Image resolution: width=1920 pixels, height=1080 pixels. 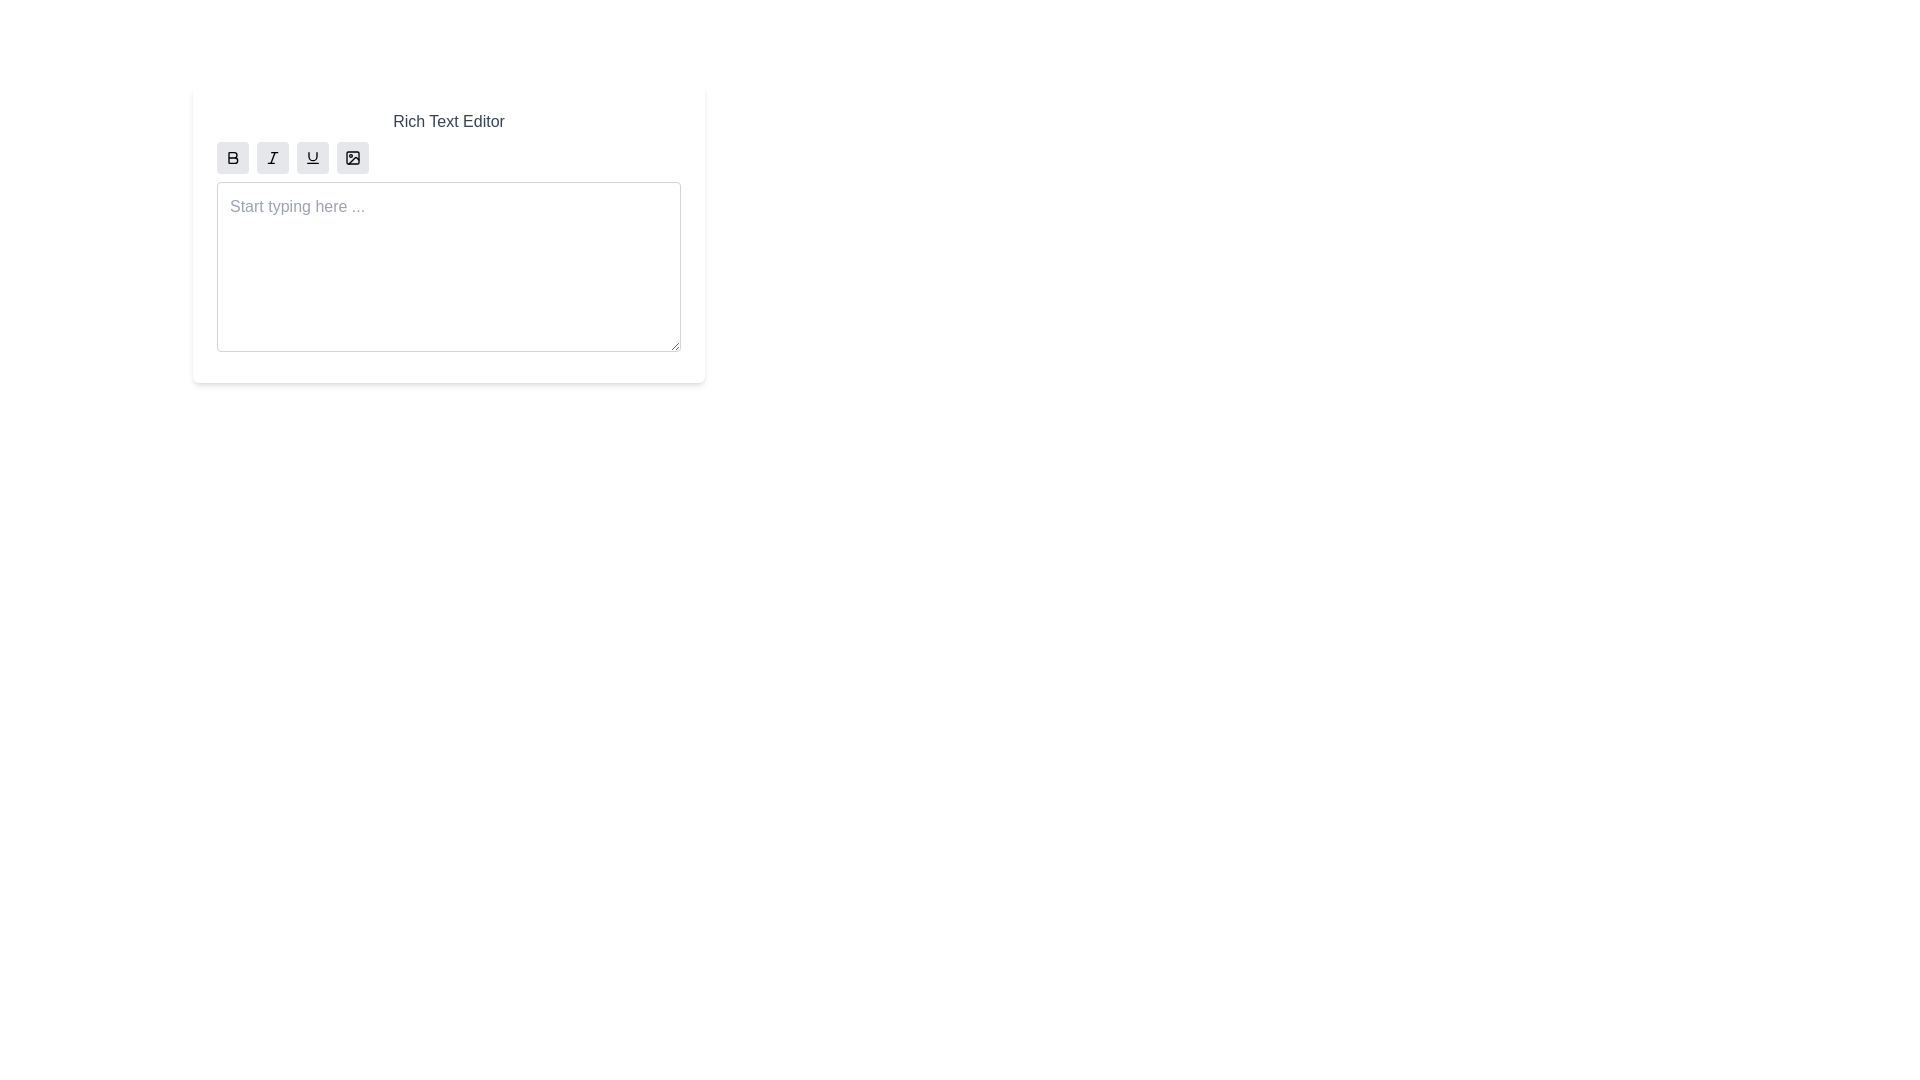 I want to click on the bold styling icon, which is the leftmost icon in the toolbar above the text area, so click(x=233, y=157).